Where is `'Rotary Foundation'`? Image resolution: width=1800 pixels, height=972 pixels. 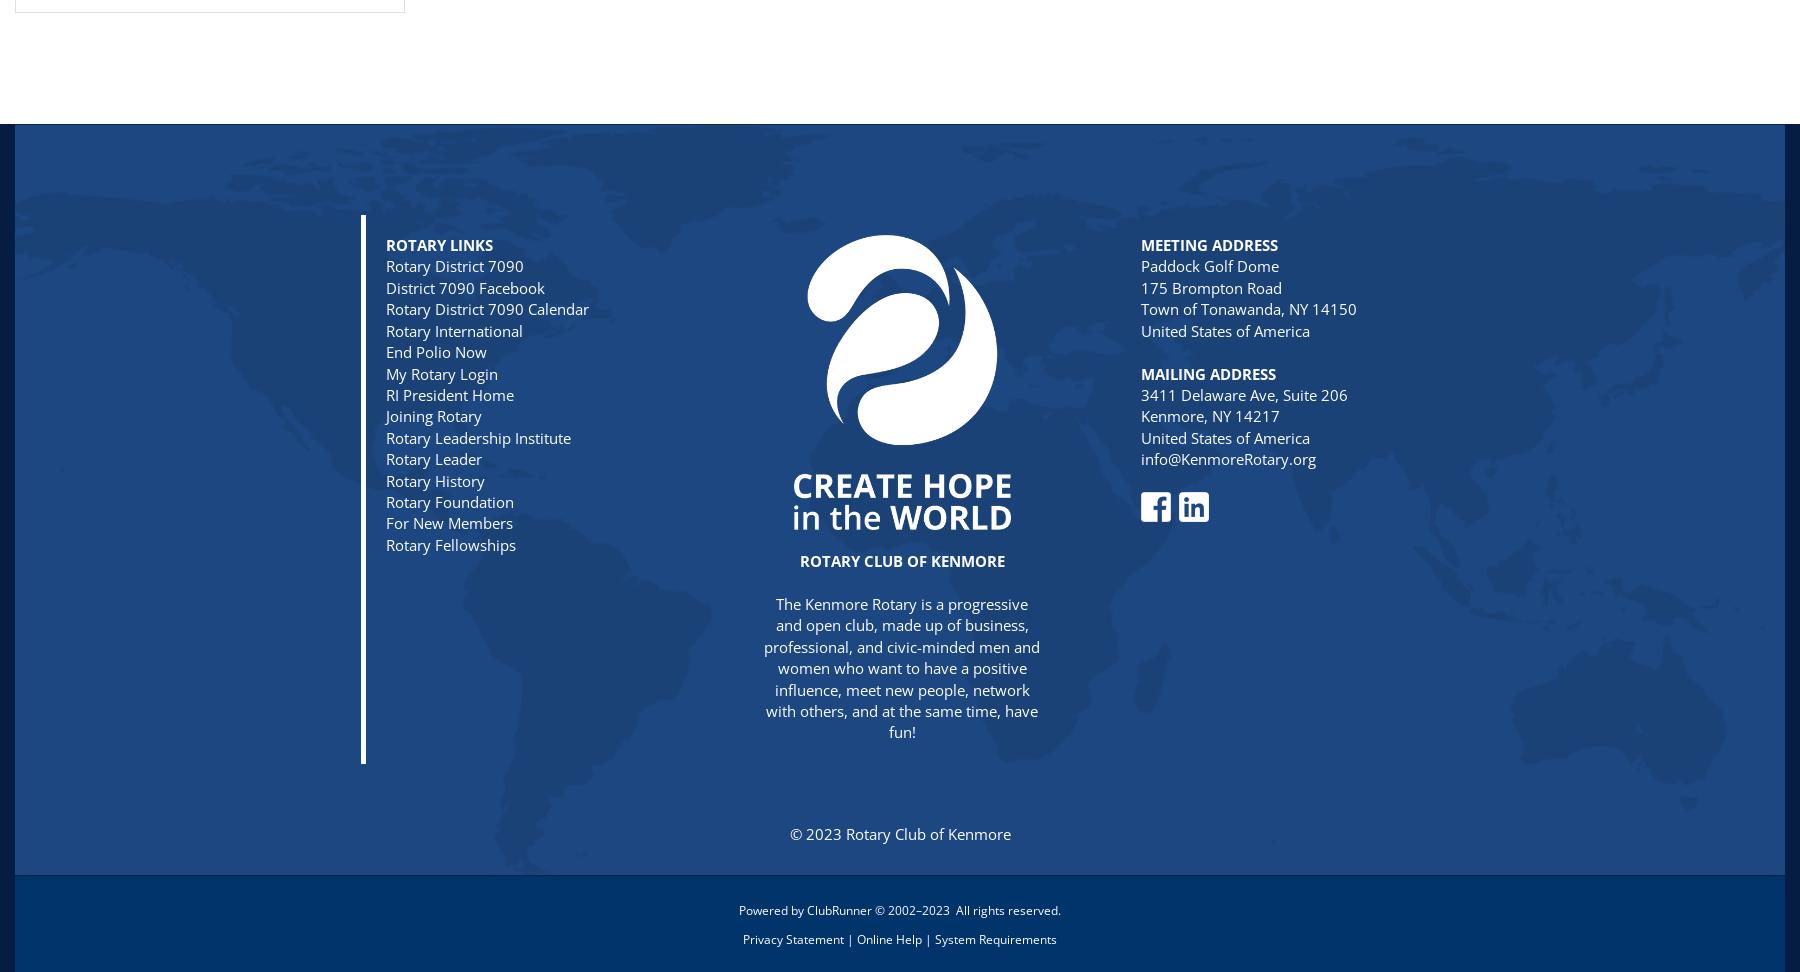 'Rotary Foundation' is located at coordinates (450, 502).